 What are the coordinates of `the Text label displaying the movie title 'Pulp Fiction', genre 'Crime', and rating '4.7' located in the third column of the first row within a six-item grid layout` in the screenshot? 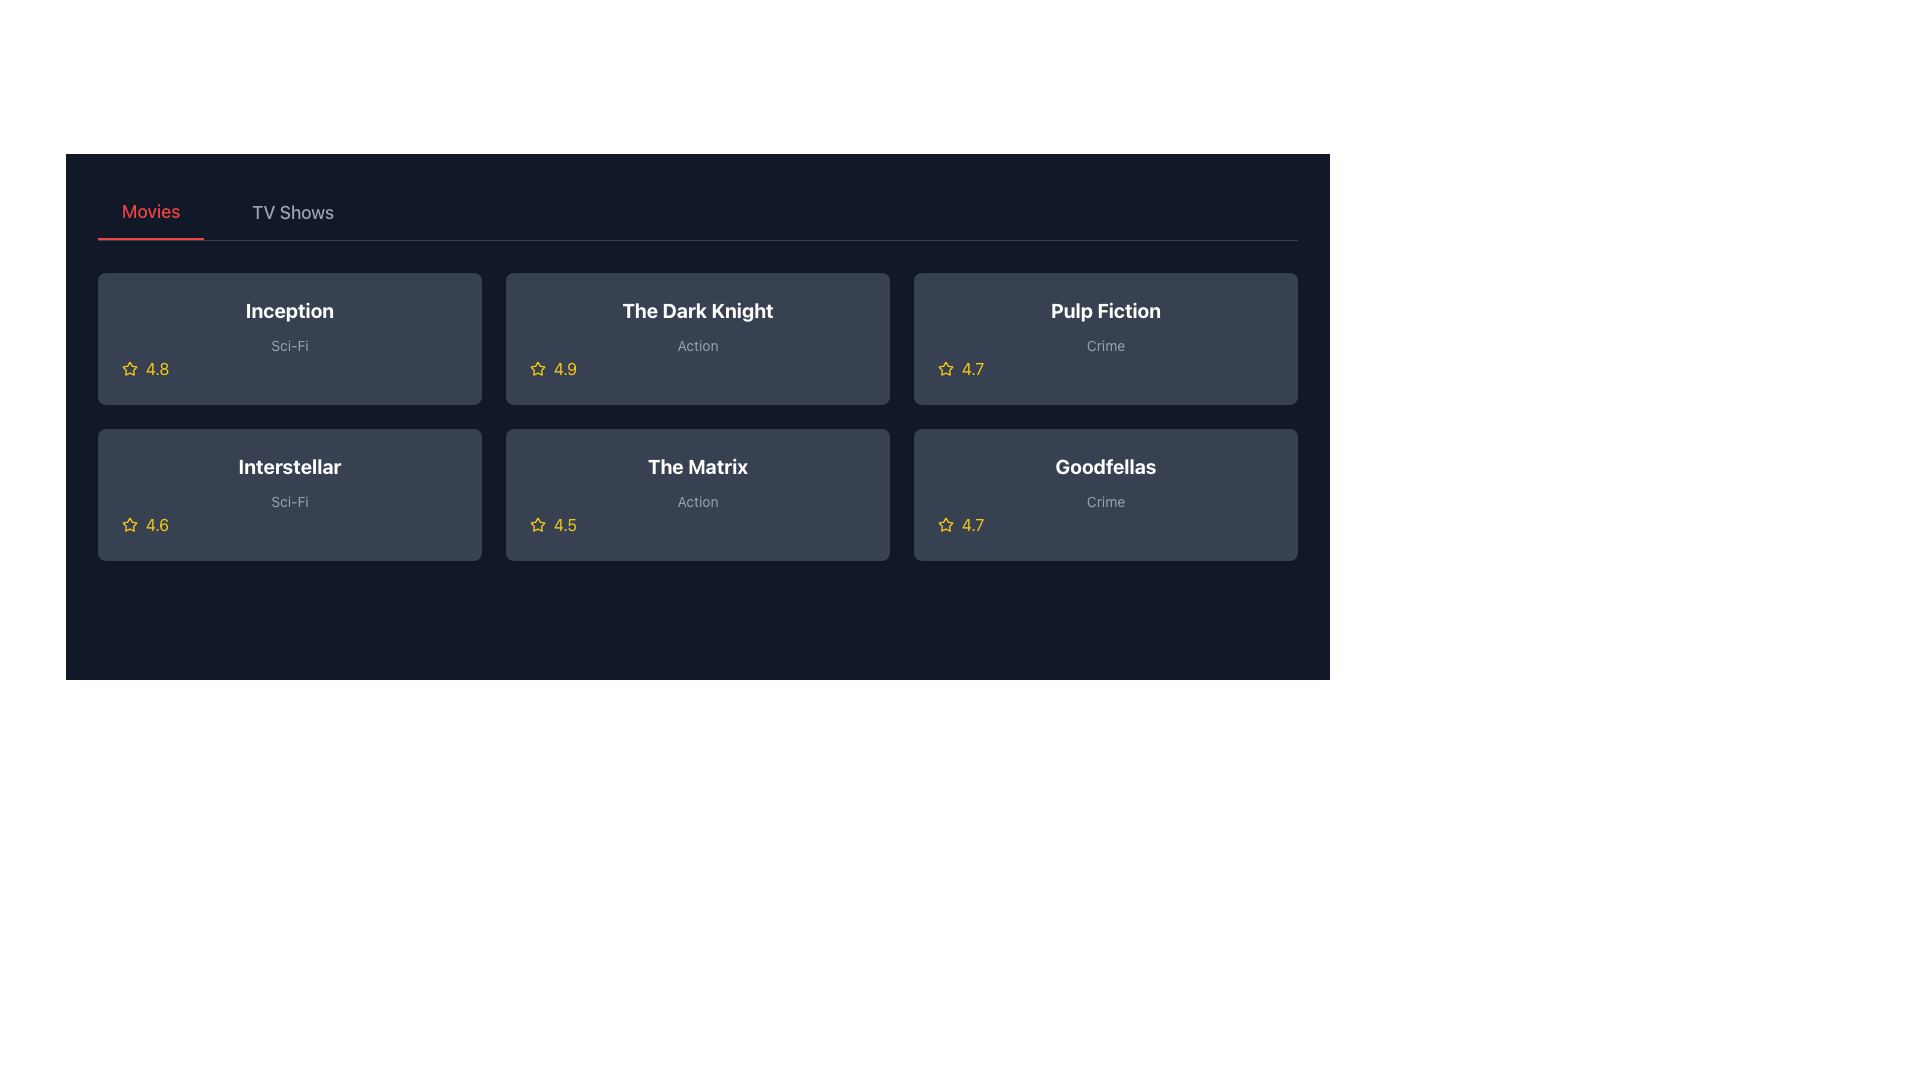 It's located at (1104, 326).